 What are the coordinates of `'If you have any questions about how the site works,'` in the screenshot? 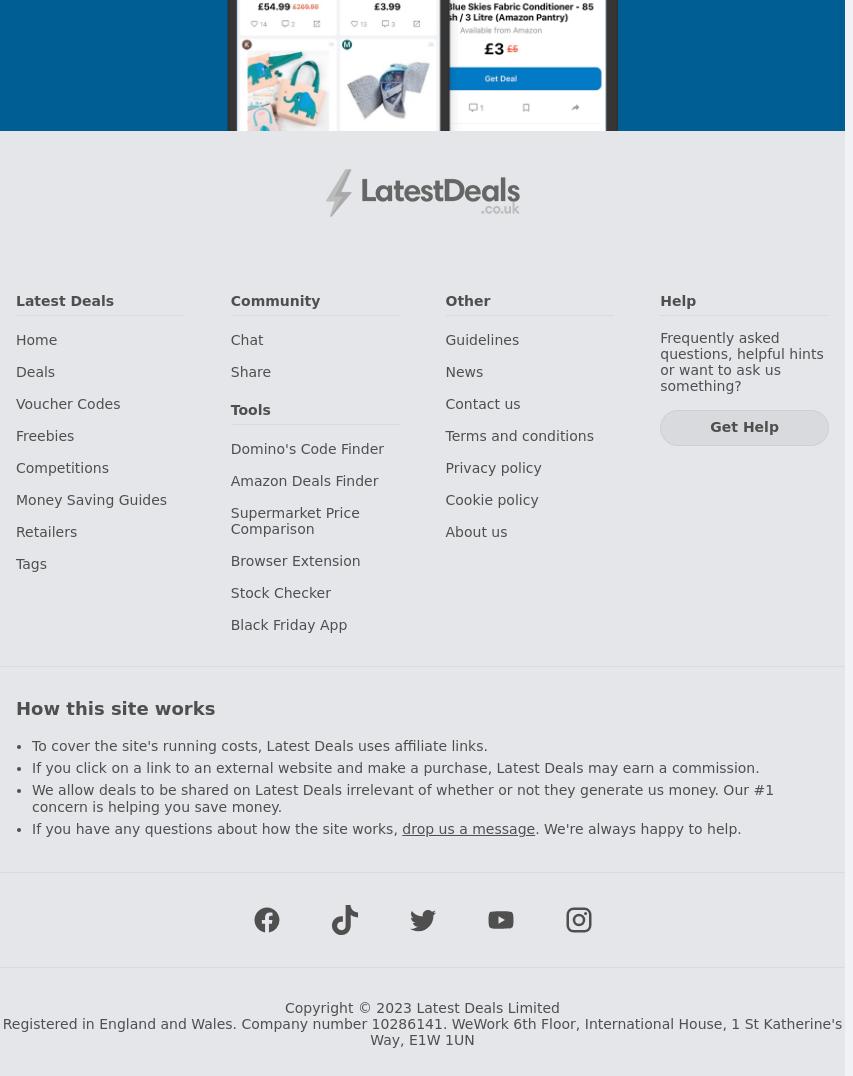 It's located at (216, 826).